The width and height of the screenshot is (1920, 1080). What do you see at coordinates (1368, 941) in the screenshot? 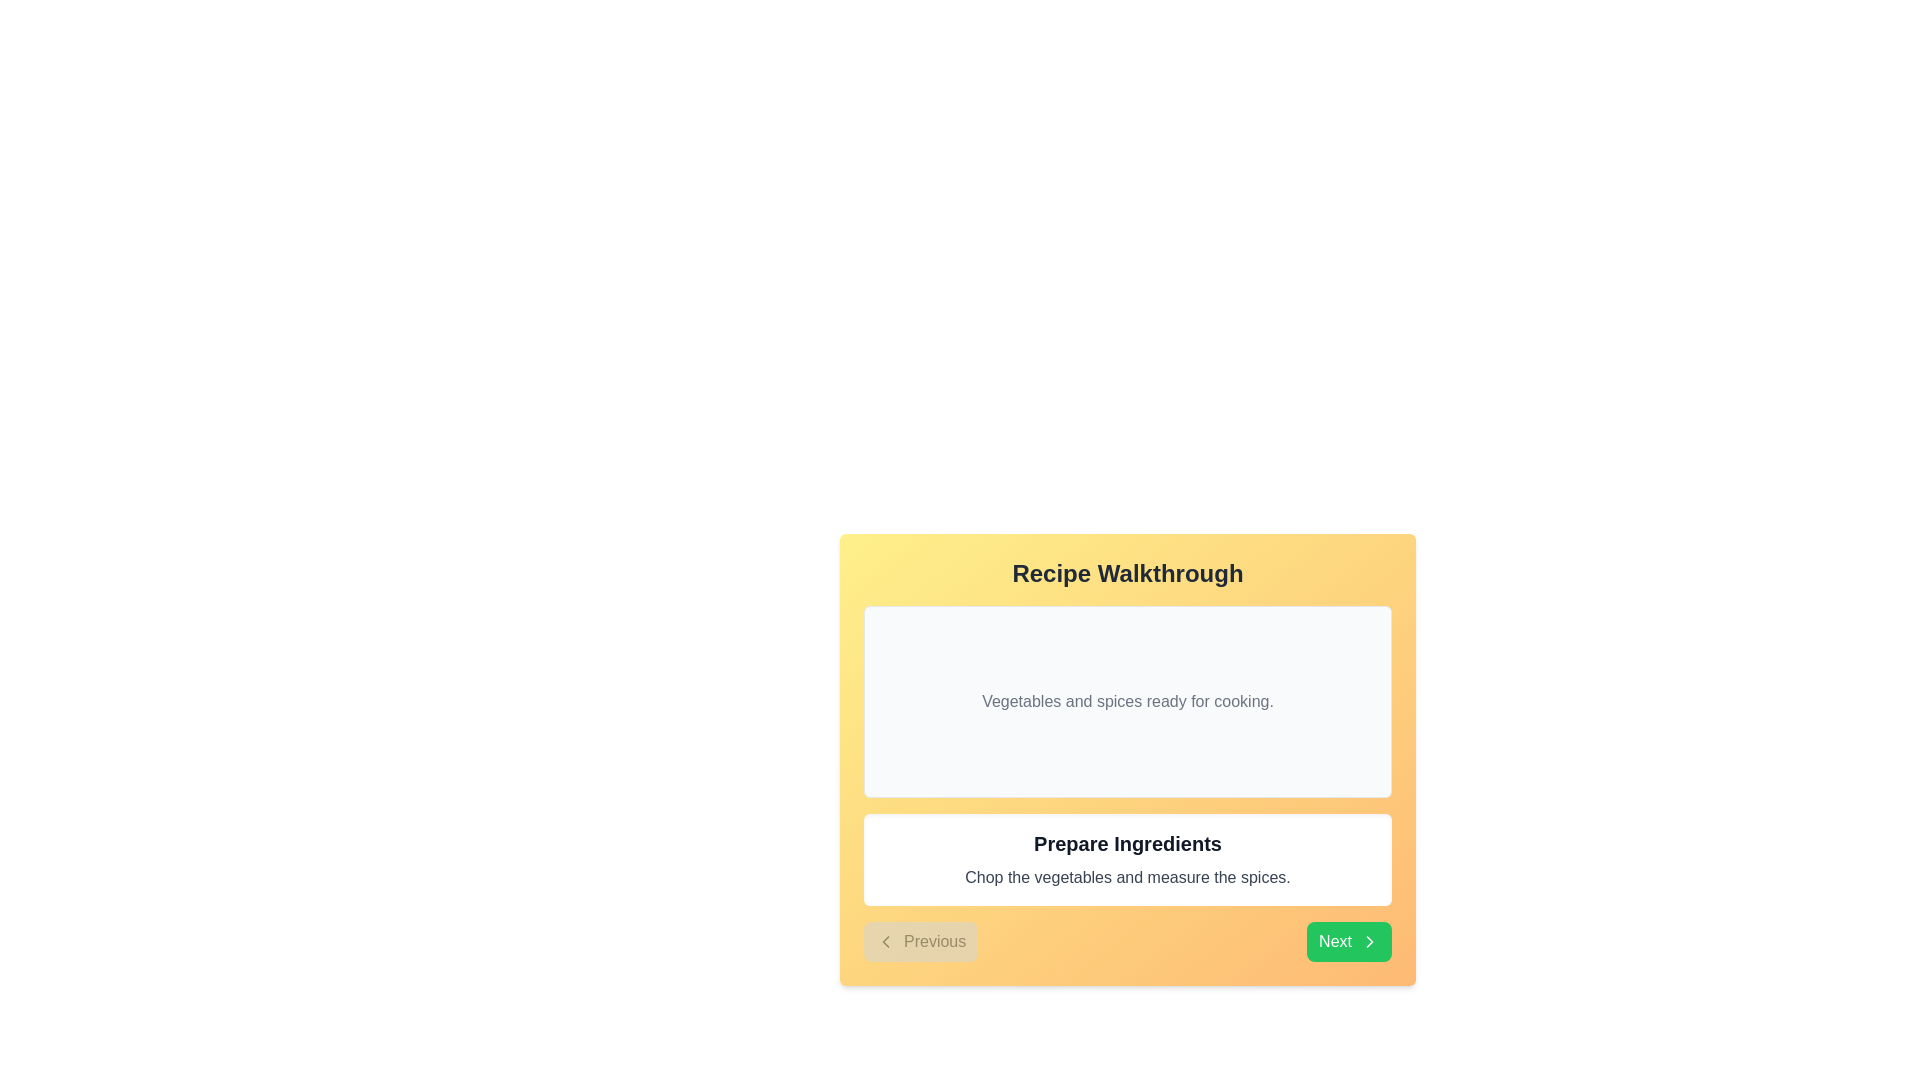
I see `the forward navigation icon located inside the 'Next' button at the bottom right corner of the 'Recipe Walkthrough' content box` at bounding box center [1368, 941].